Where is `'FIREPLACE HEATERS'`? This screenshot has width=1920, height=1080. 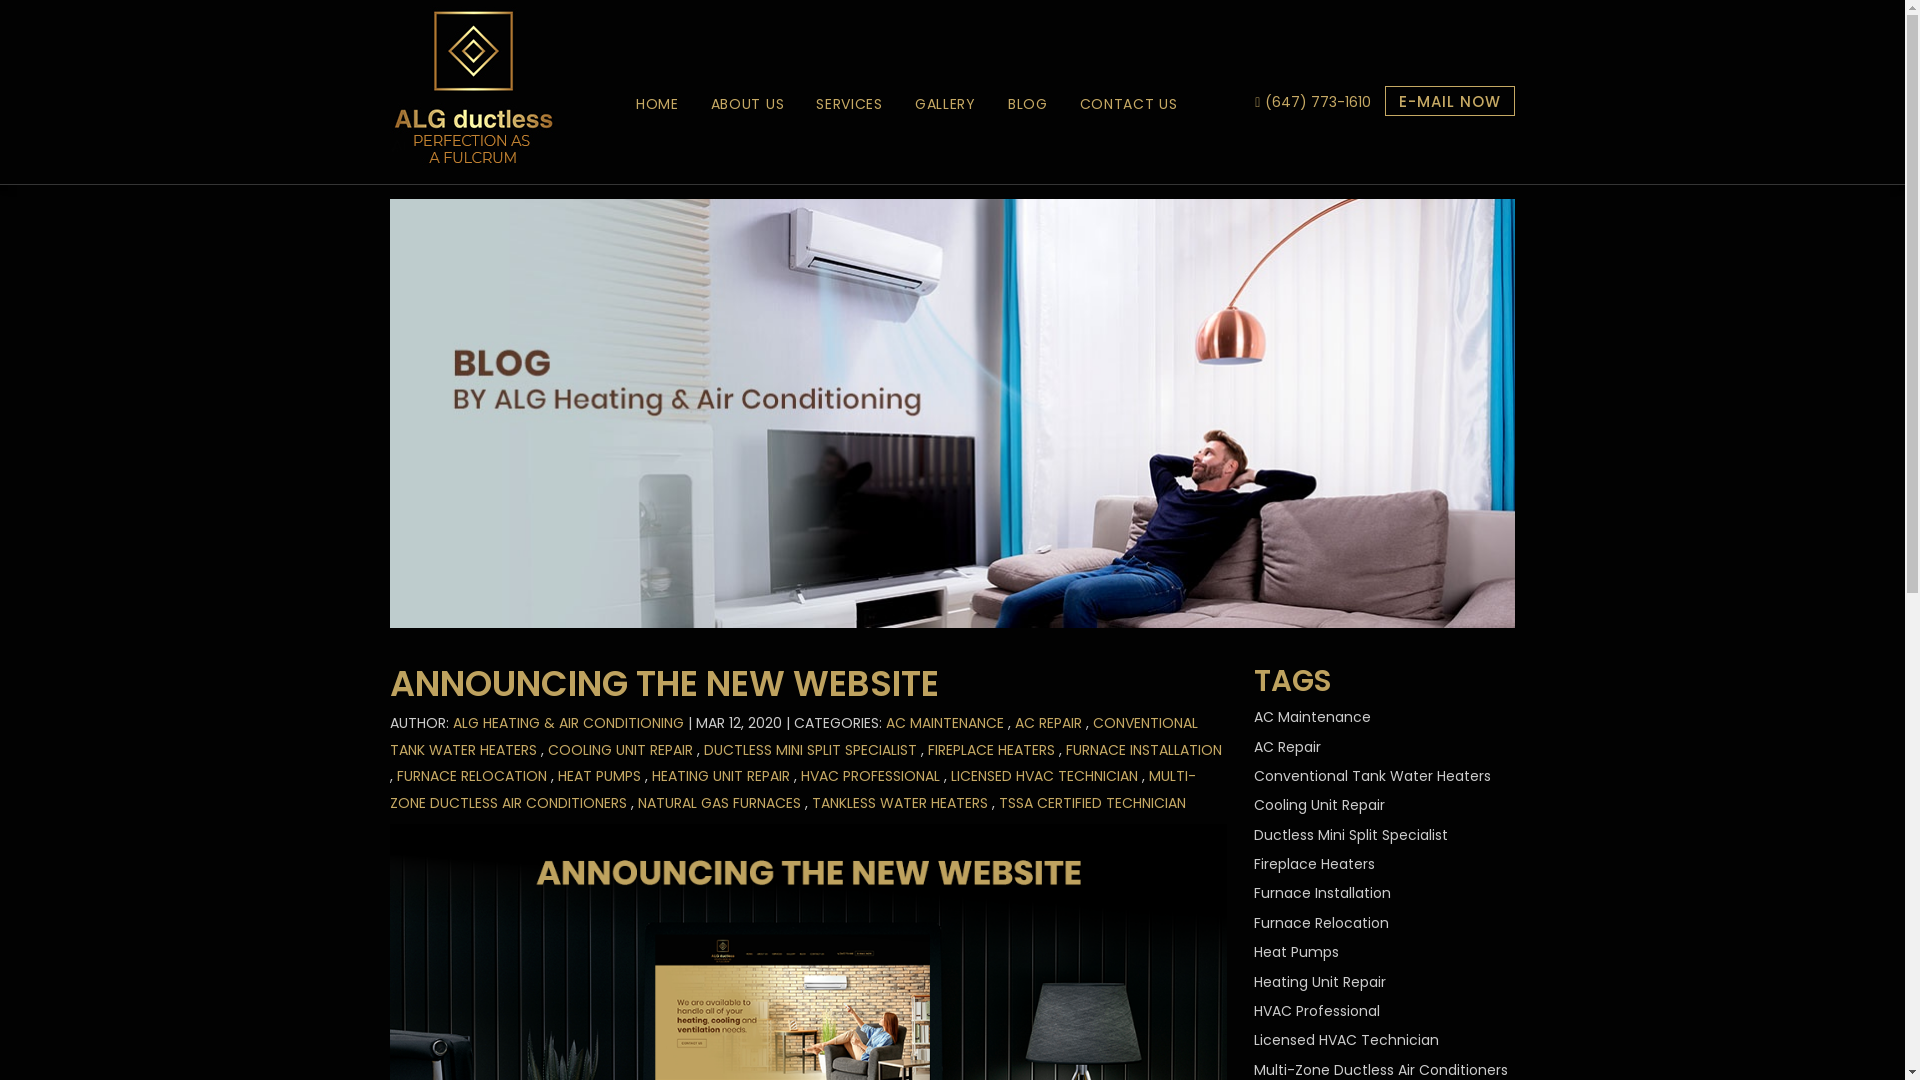
'FIREPLACE HEATERS' is located at coordinates (991, 749).